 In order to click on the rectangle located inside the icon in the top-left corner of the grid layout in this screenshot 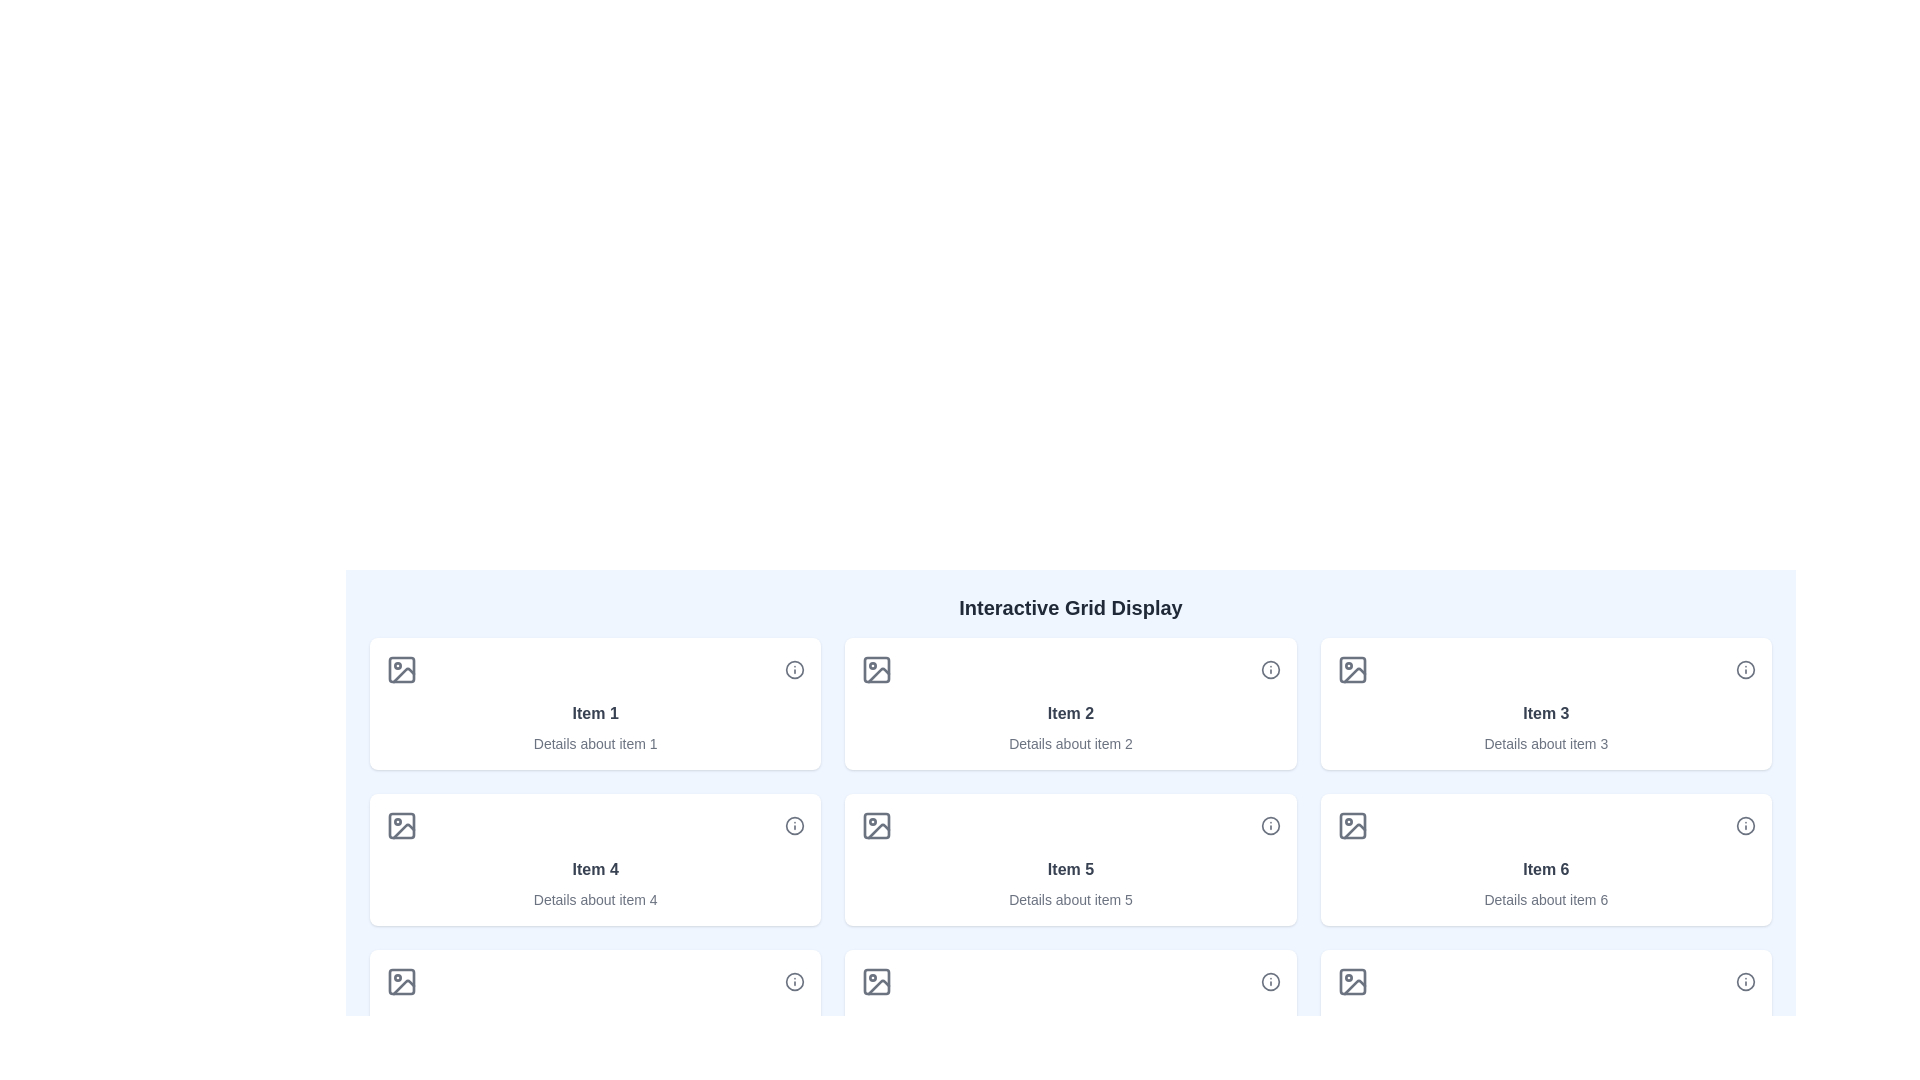, I will do `click(401, 670)`.